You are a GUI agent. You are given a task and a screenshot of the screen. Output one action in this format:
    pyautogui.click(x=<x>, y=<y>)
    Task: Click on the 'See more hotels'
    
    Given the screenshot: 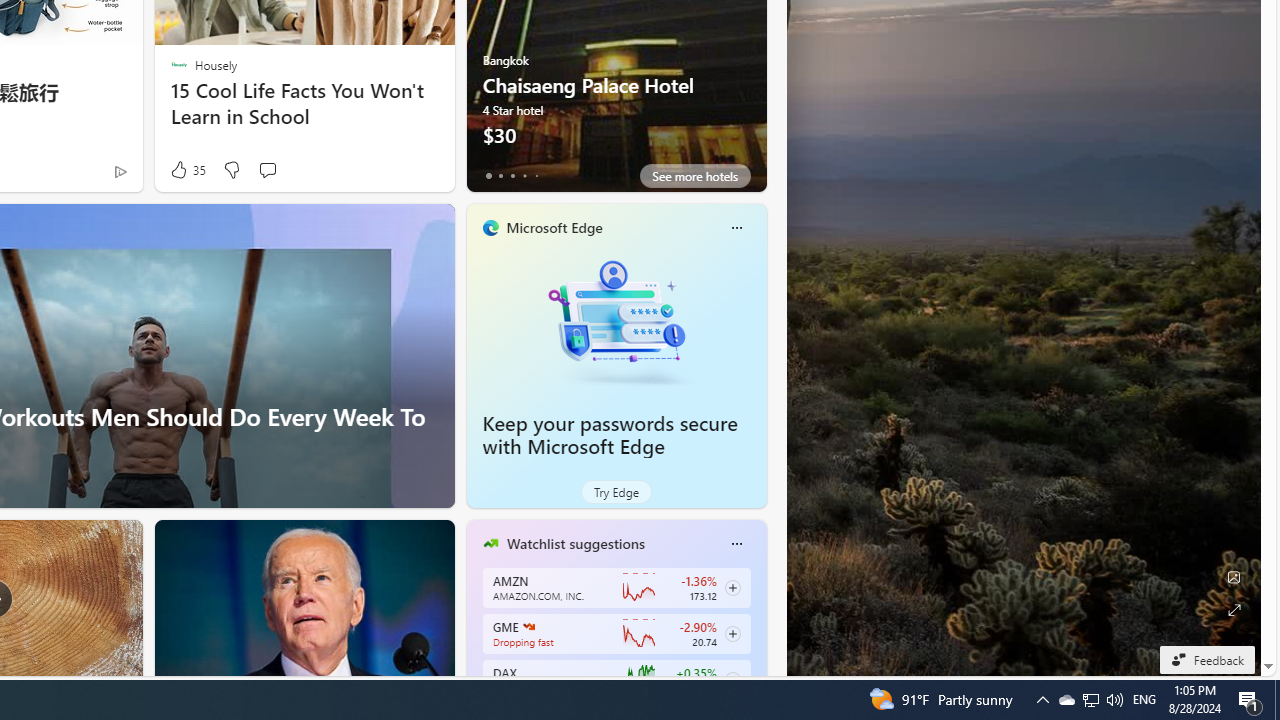 What is the action you would take?
    pyautogui.click(x=695, y=175)
    